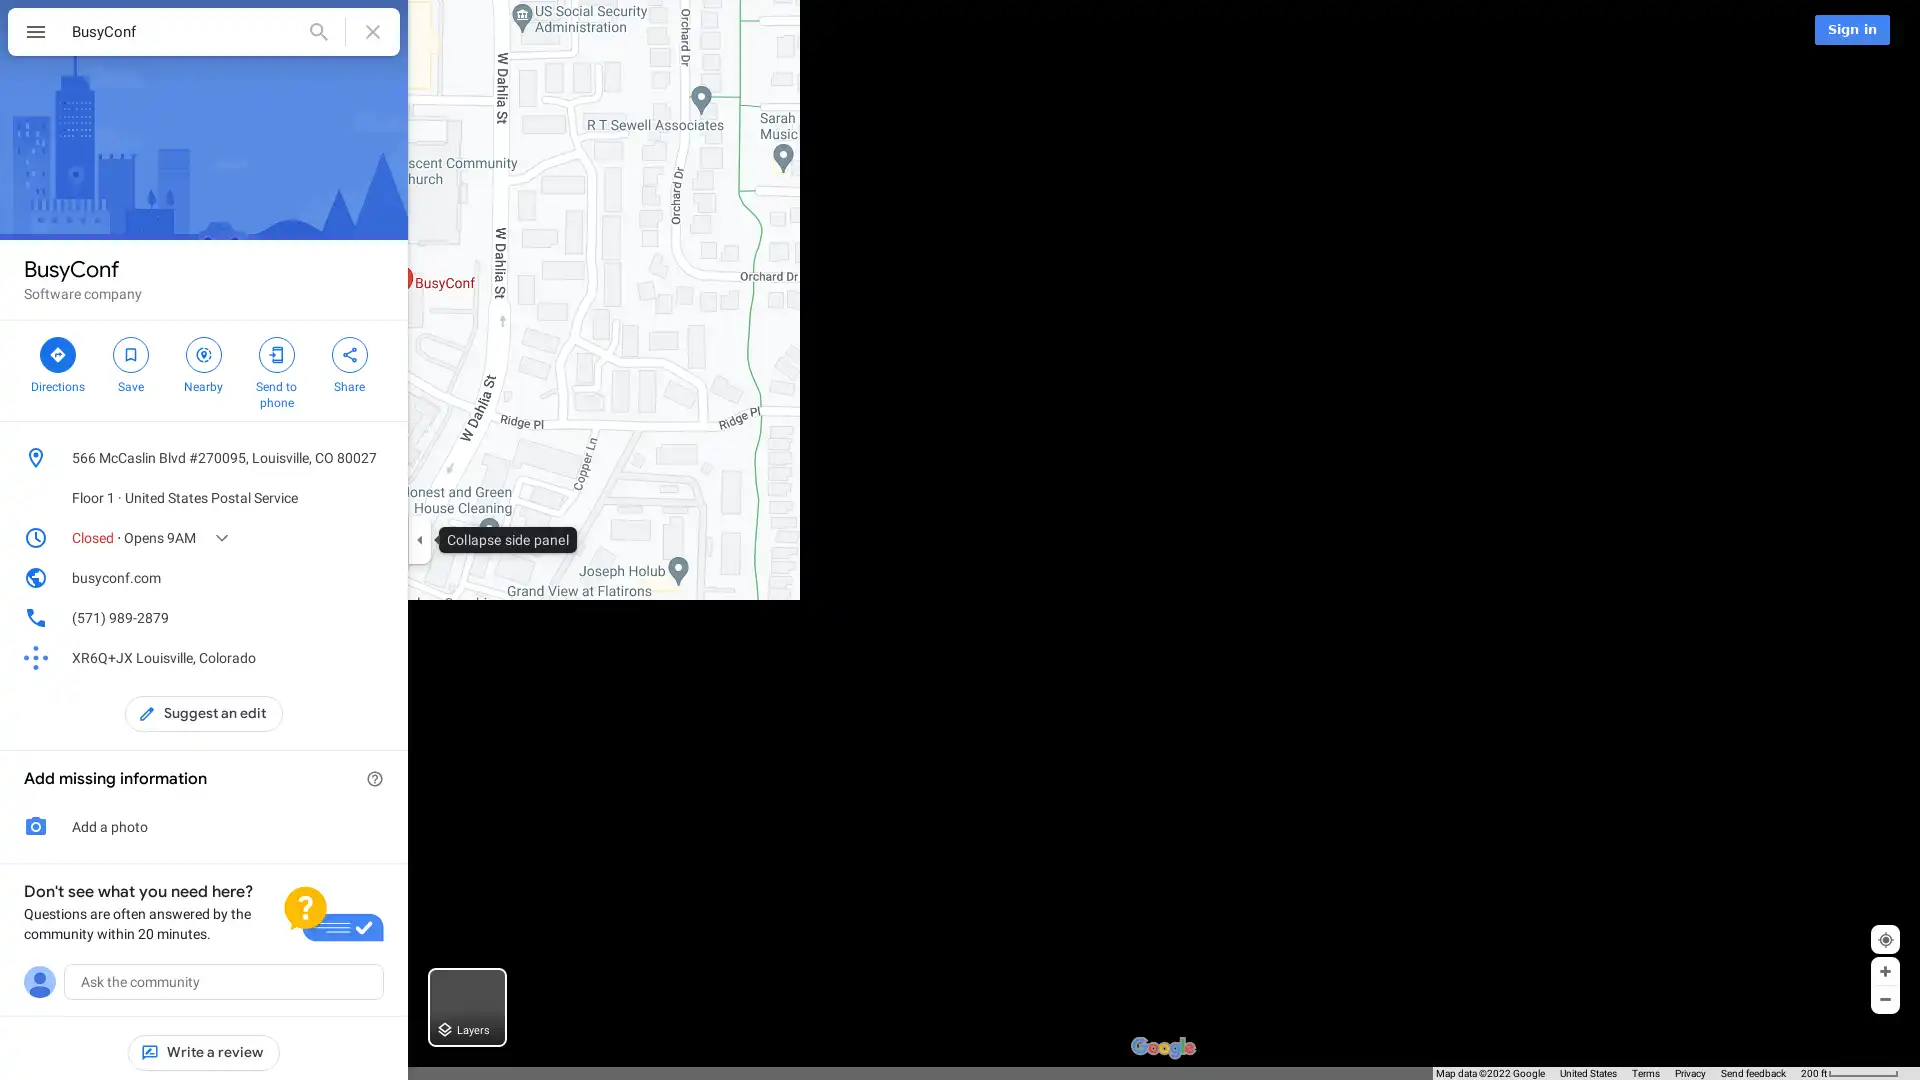 The width and height of the screenshot is (1920, 1080). Describe the element at coordinates (809, 31) in the screenshot. I see `Transit` at that location.